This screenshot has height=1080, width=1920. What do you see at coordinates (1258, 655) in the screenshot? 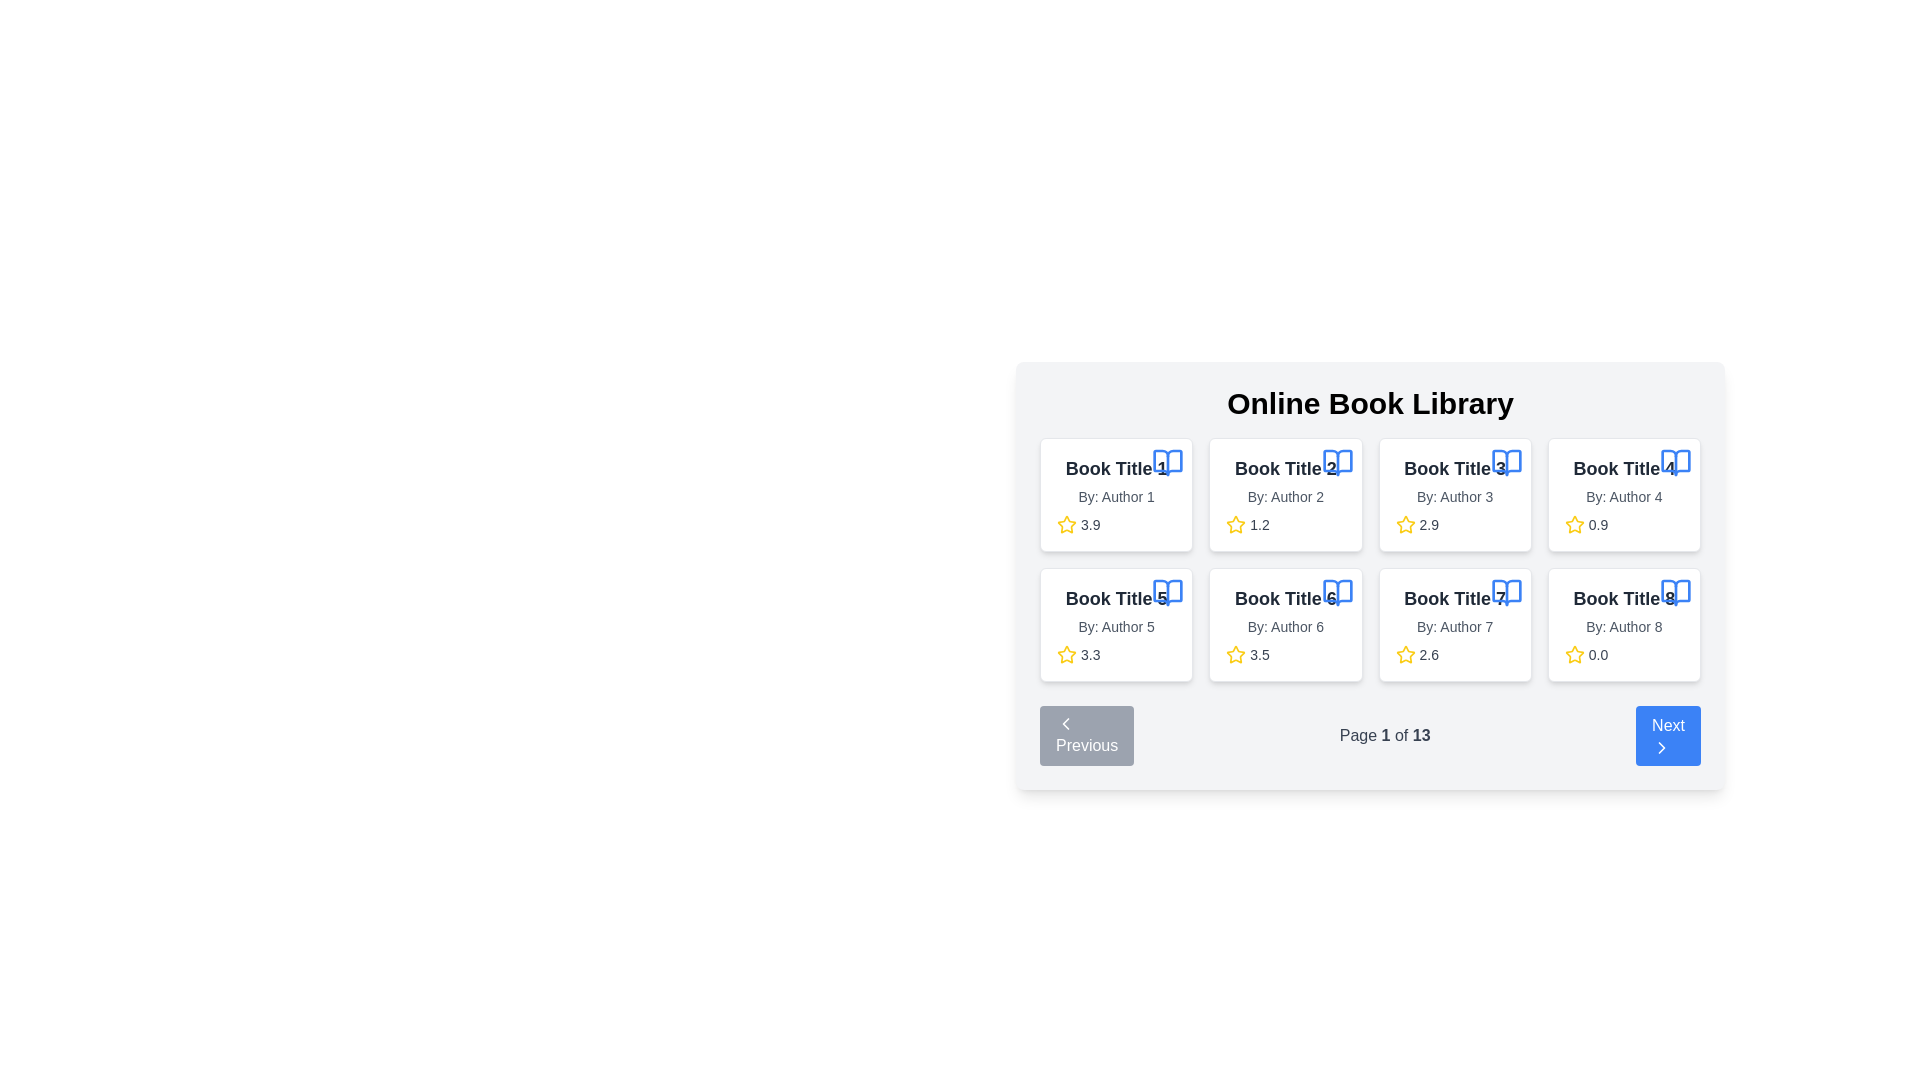
I see `the numeric rating display located in the sixth book card of the second row, positioned to the right of the star rating icon` at bounding box center [1258, 655].